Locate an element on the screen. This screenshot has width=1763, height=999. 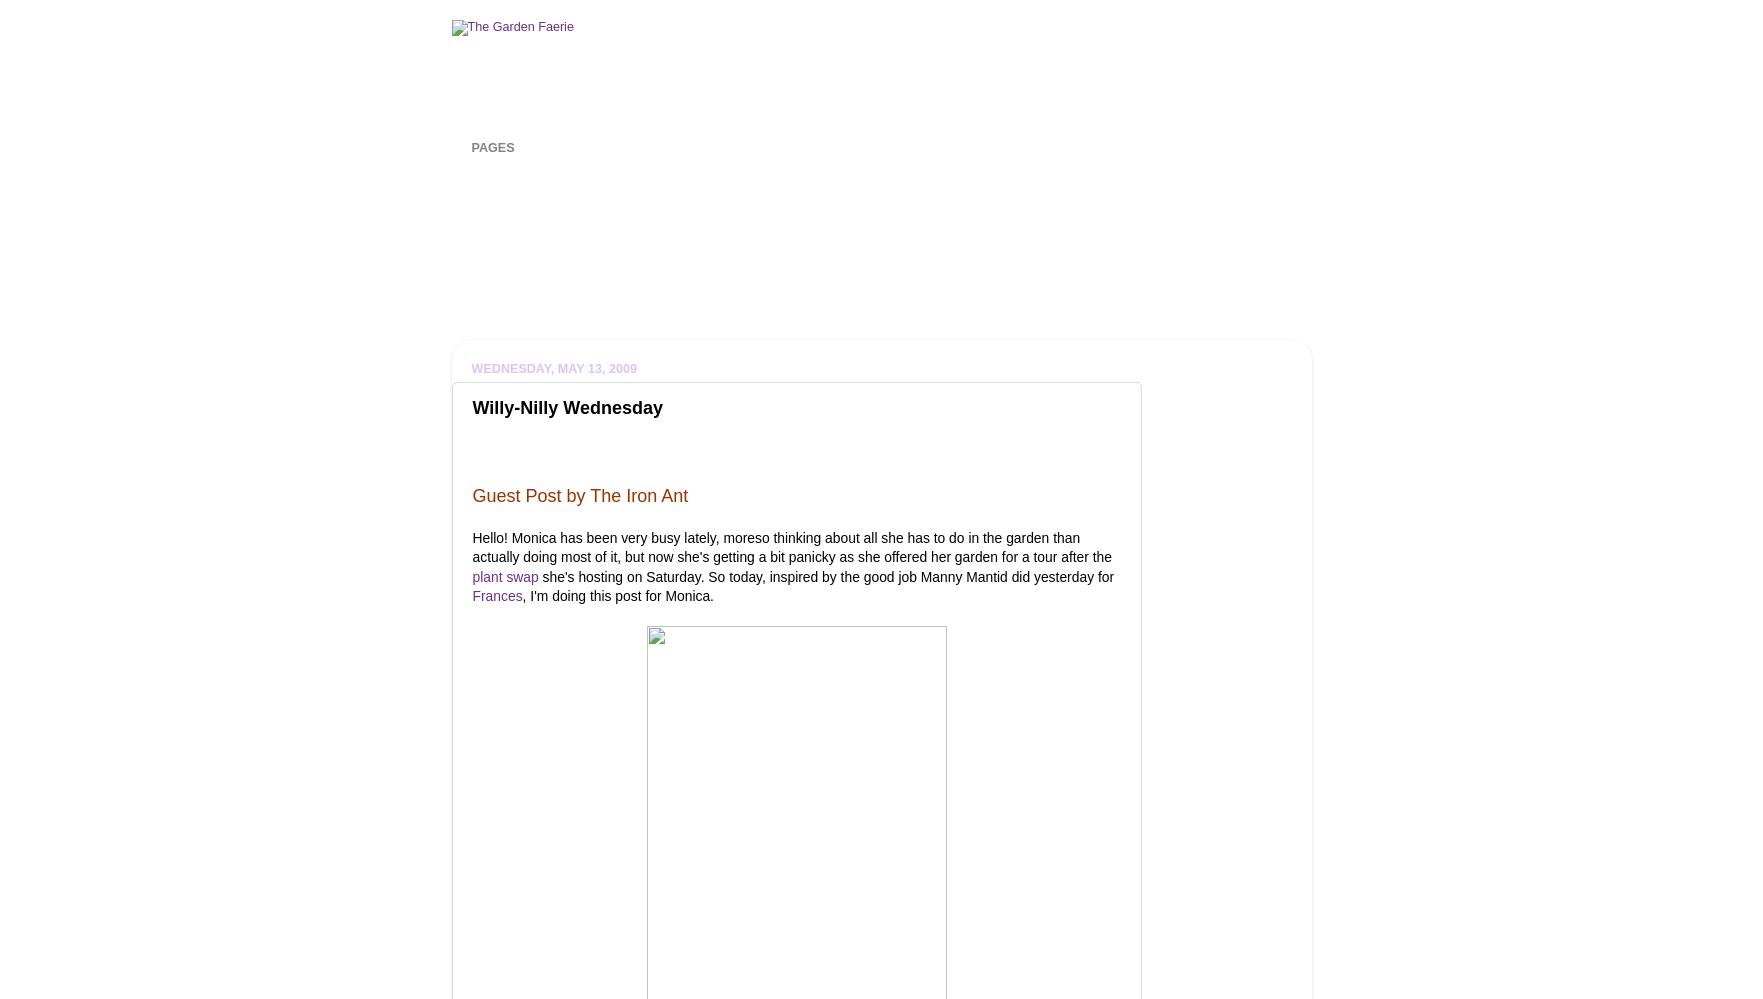
'Wednesday, May 13, 2009' is located at coordinates (471, 368).